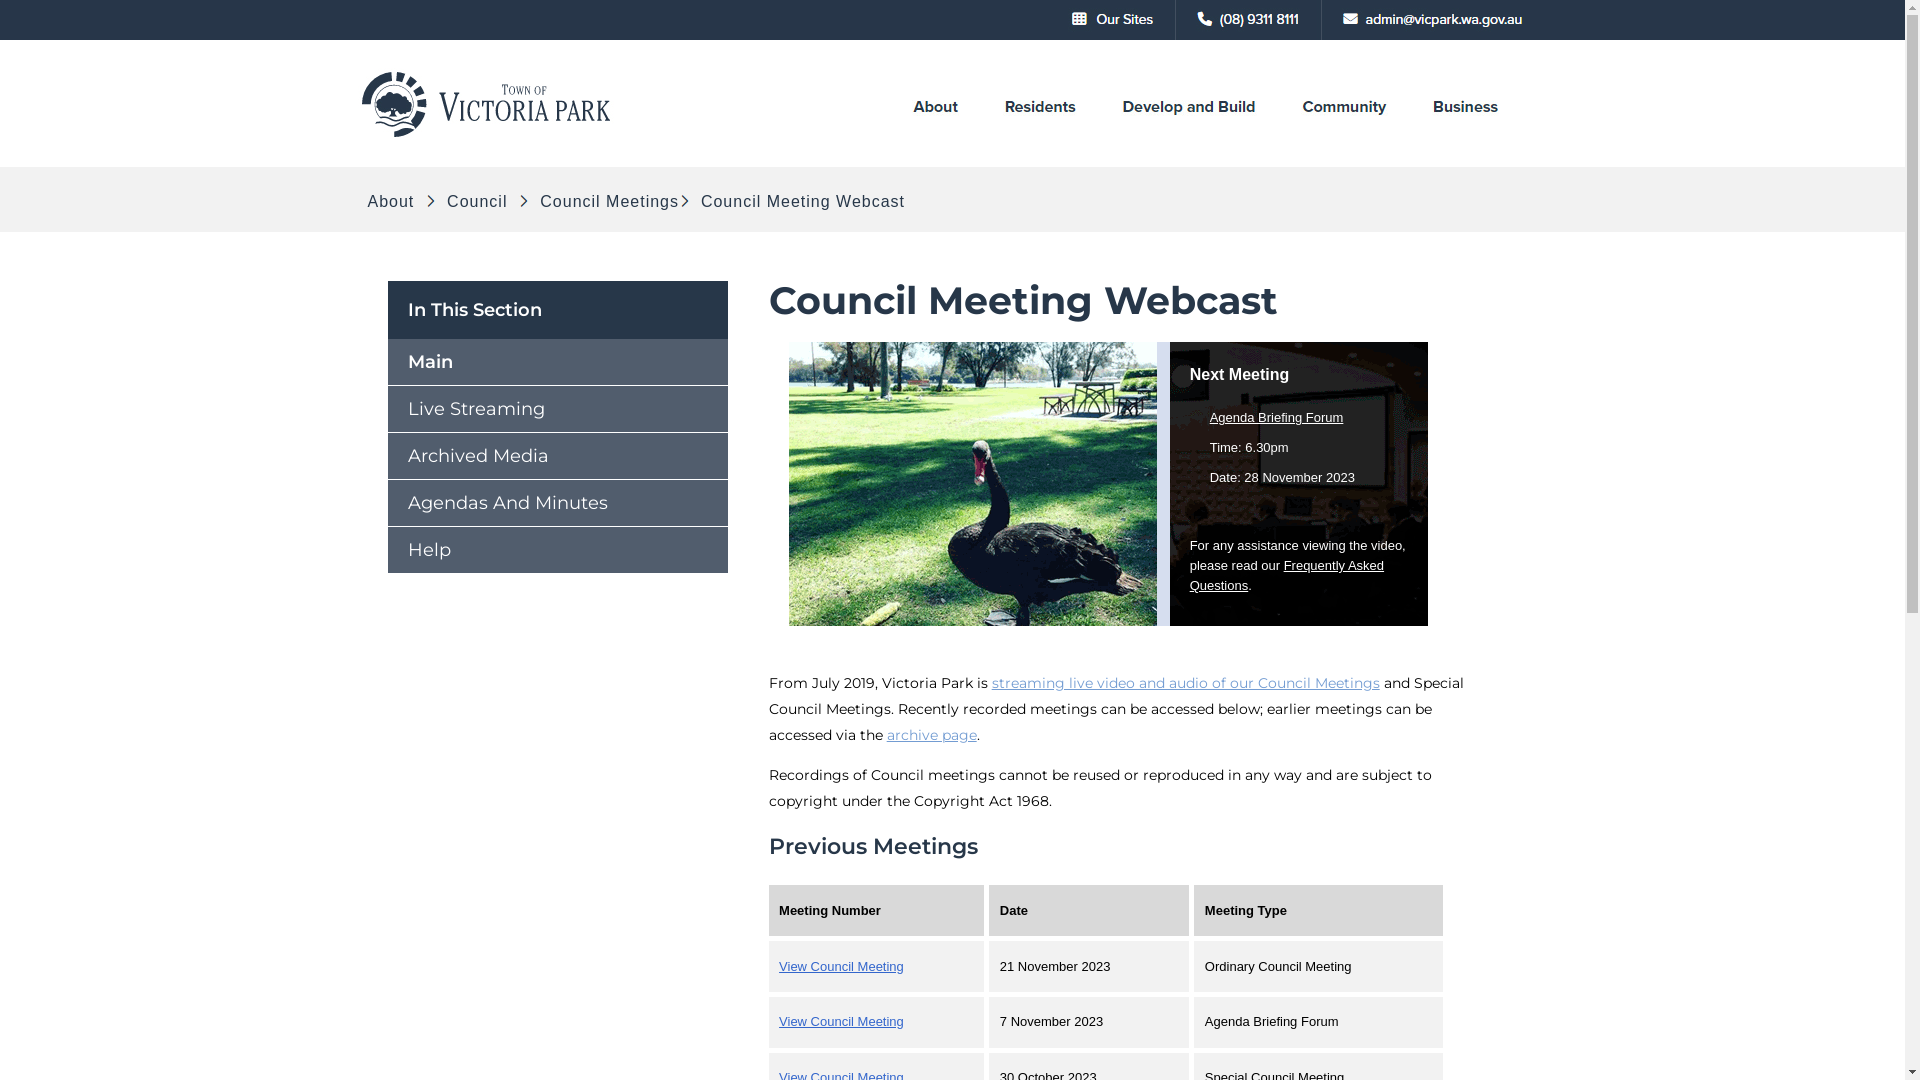  Describe the element at coordinates (557, 550) in the screenshot. I see `'Help'` at that location.